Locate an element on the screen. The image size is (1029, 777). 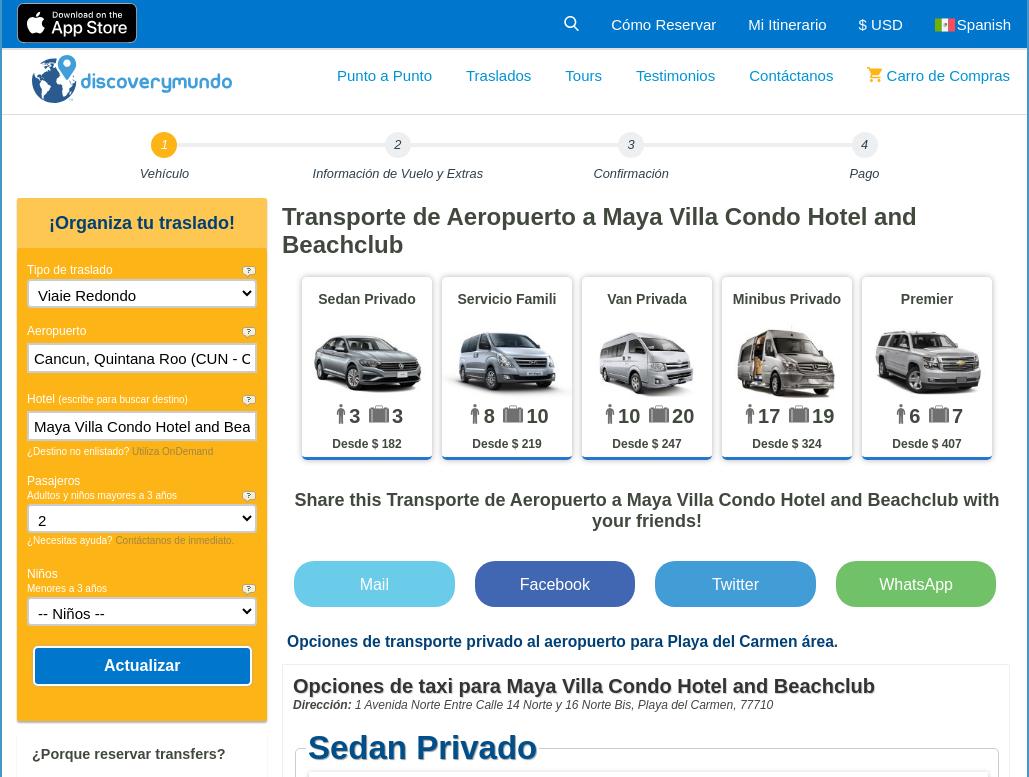
'Premier' is located at coordinates (926, 296).